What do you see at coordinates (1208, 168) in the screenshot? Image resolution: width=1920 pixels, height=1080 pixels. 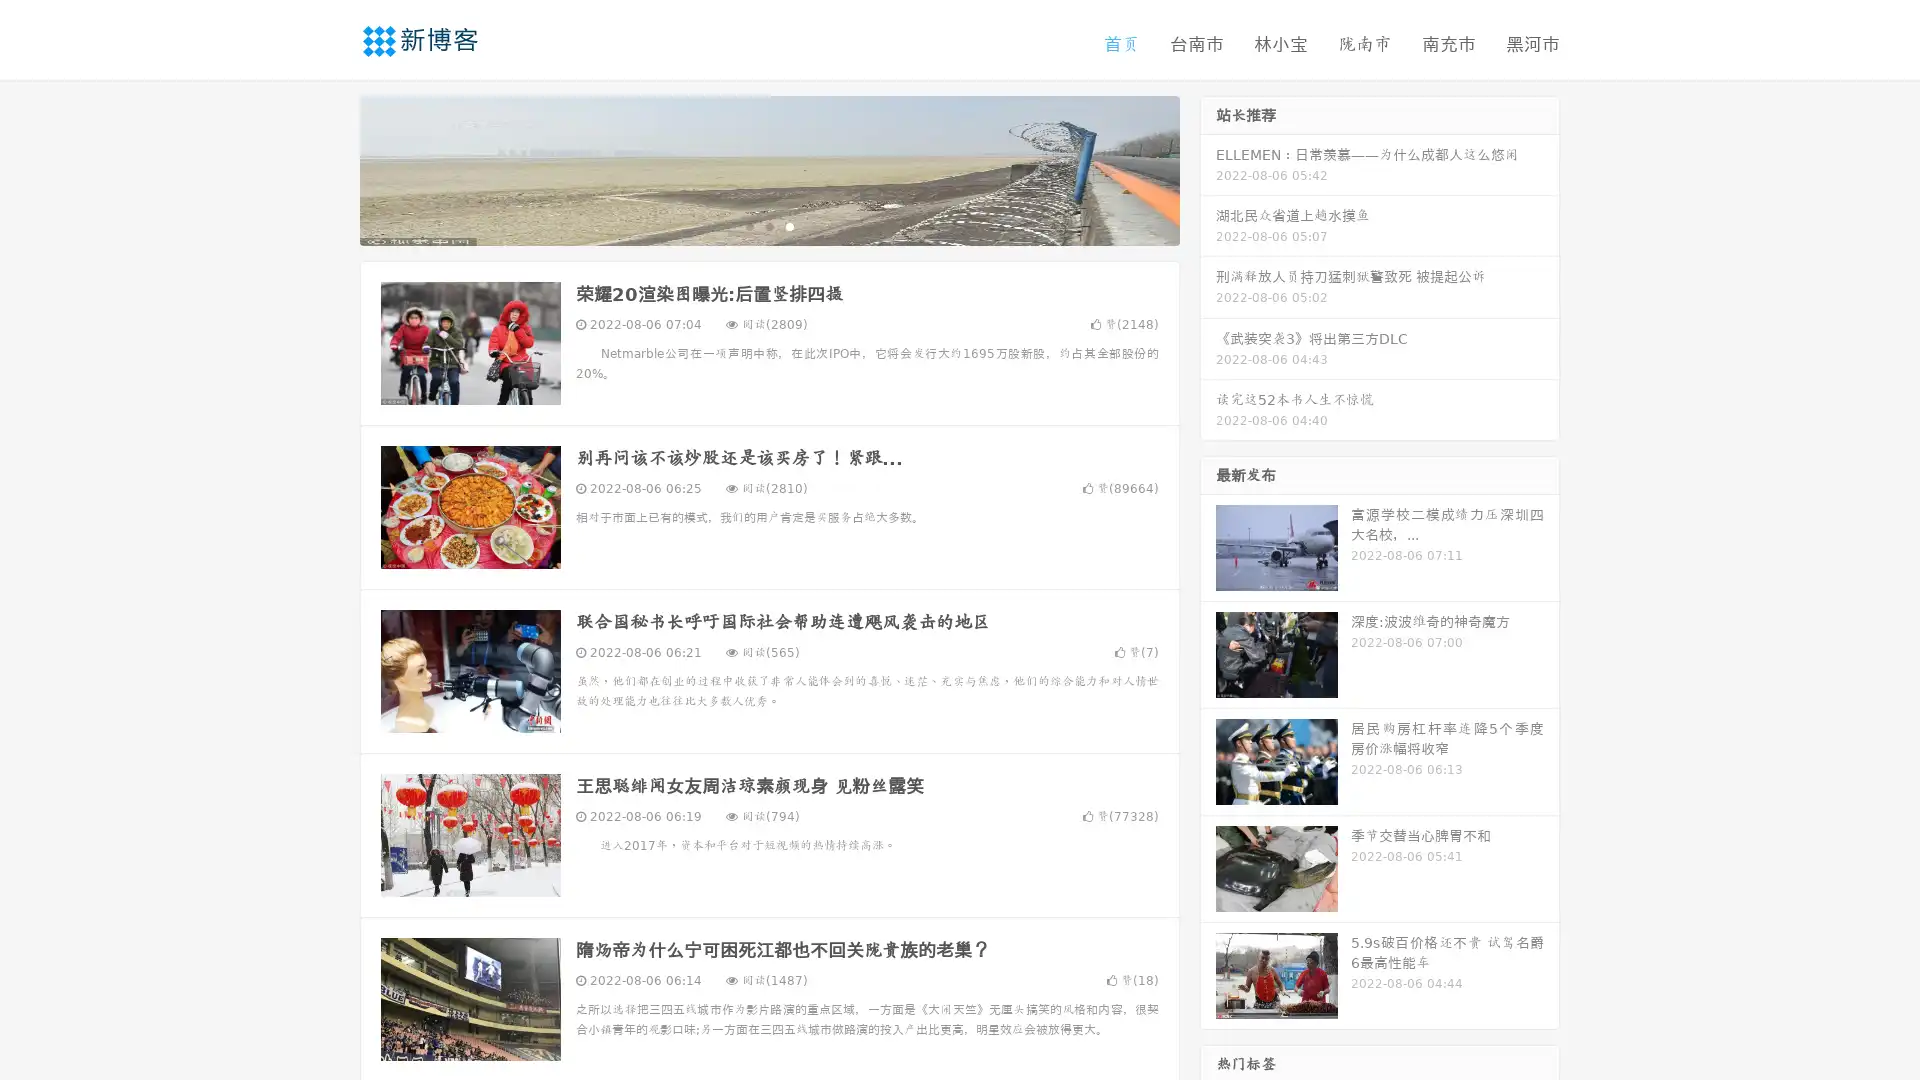 I see `Next slide` at bounding box center [1208, 168].